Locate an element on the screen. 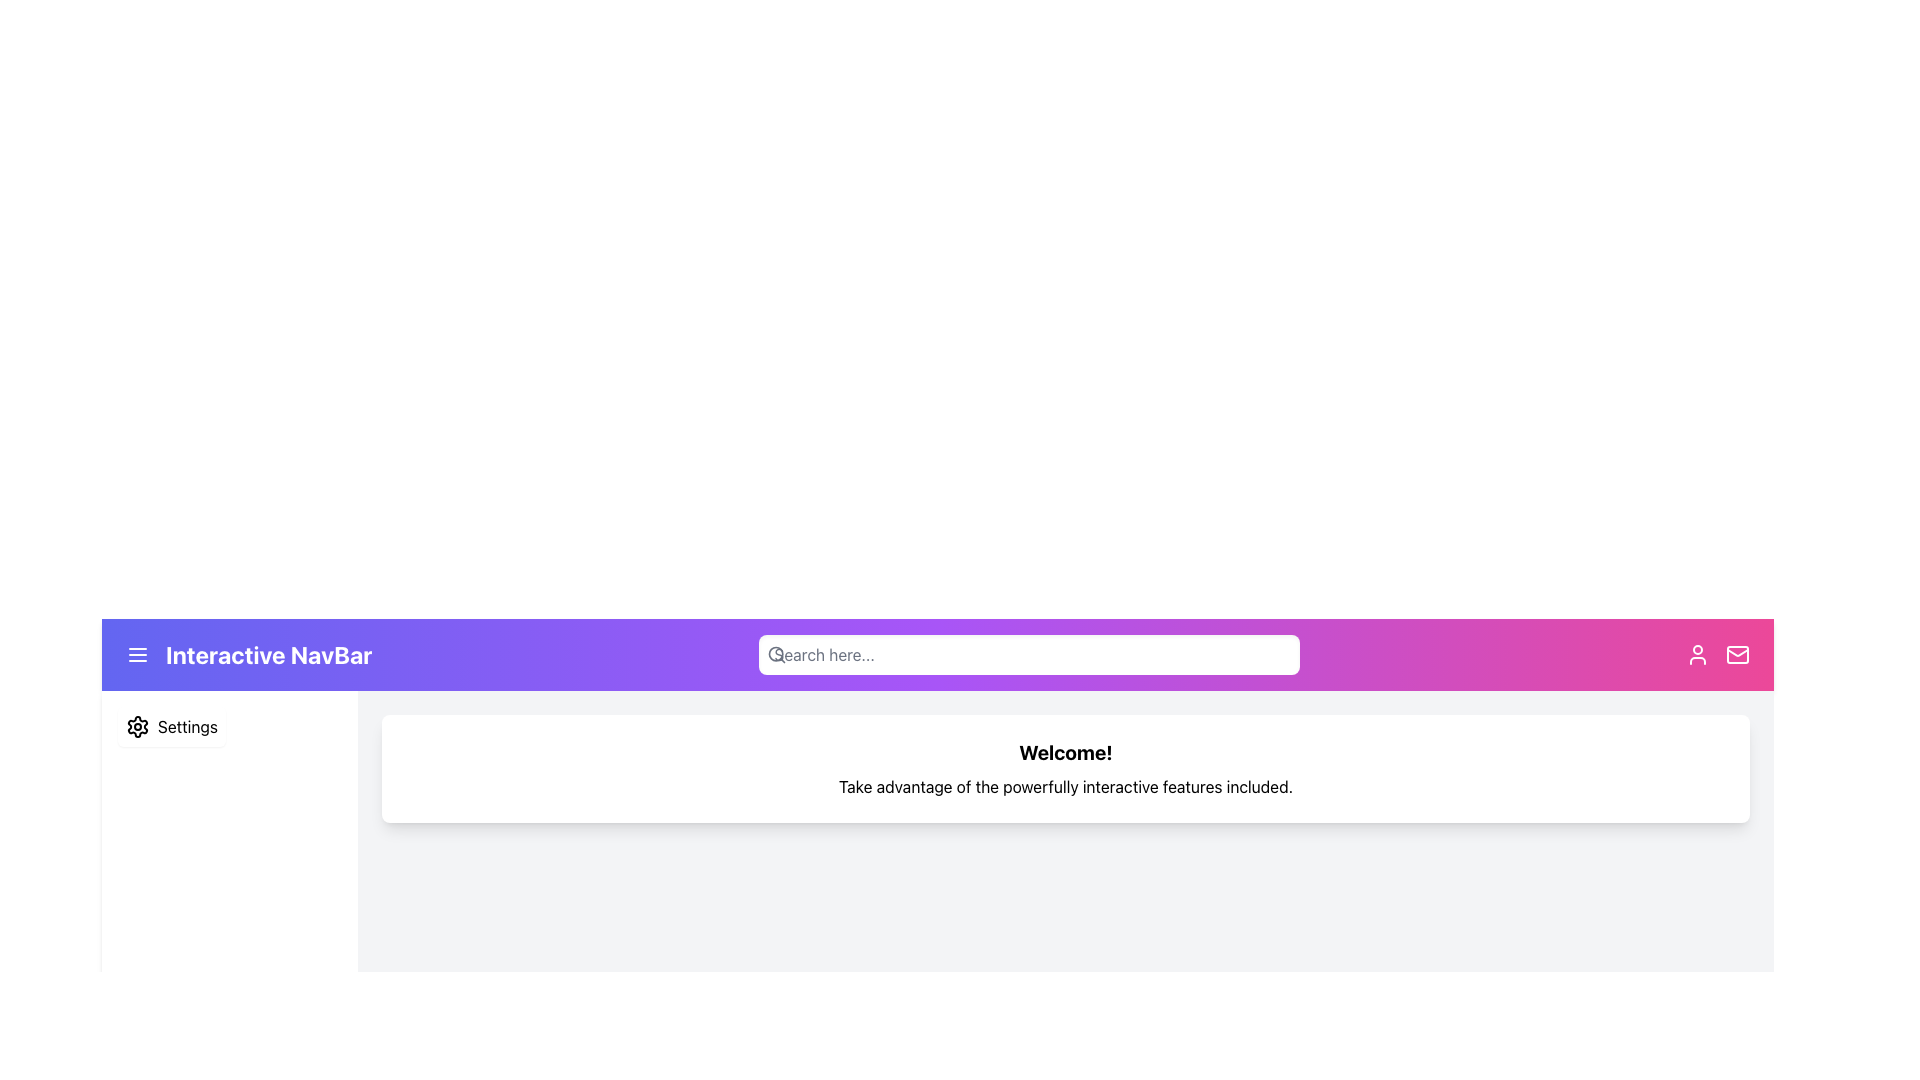 The height and width of the screenshot is (1080, 1920). the headline text label that greets the user, positioned at the top of a white card with rounded edges is located at coordinates (1064, 752).